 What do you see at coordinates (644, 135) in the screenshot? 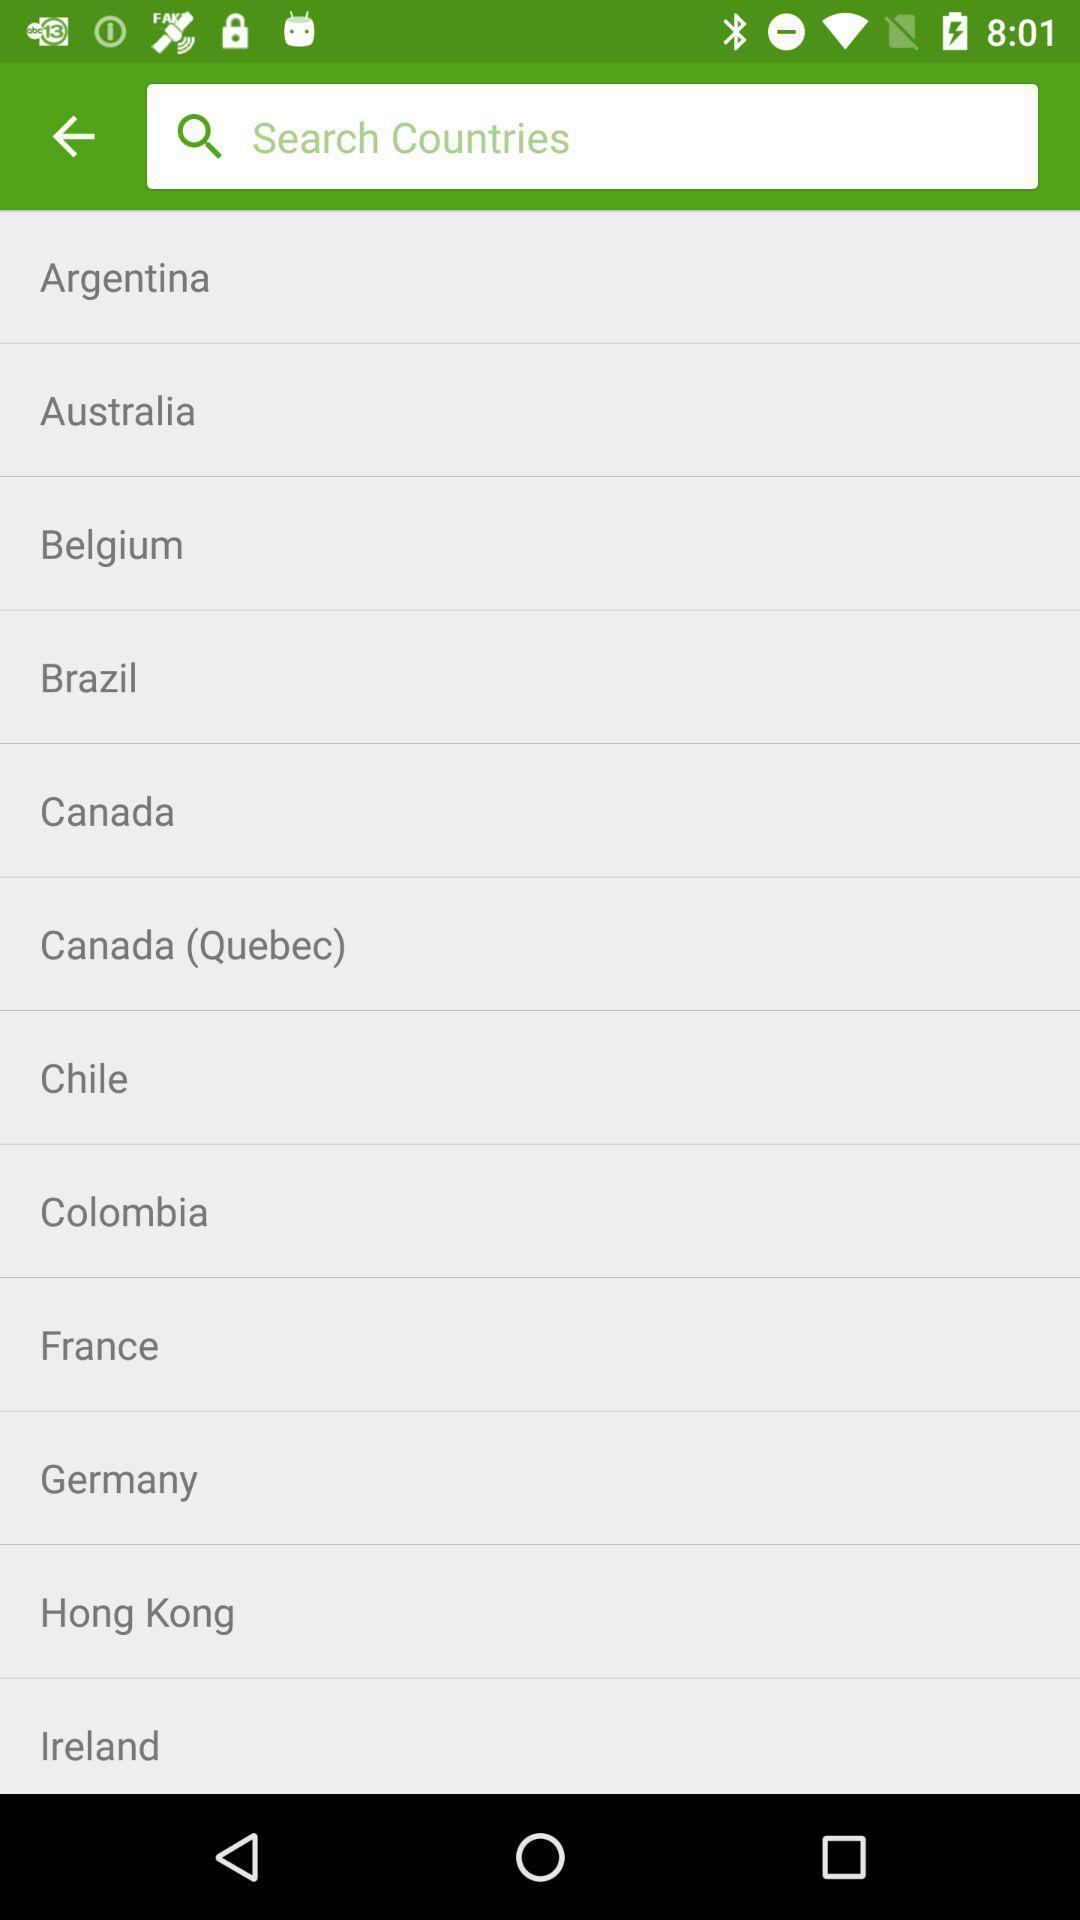
I see `search countries option` at bounding box center [644, 135].